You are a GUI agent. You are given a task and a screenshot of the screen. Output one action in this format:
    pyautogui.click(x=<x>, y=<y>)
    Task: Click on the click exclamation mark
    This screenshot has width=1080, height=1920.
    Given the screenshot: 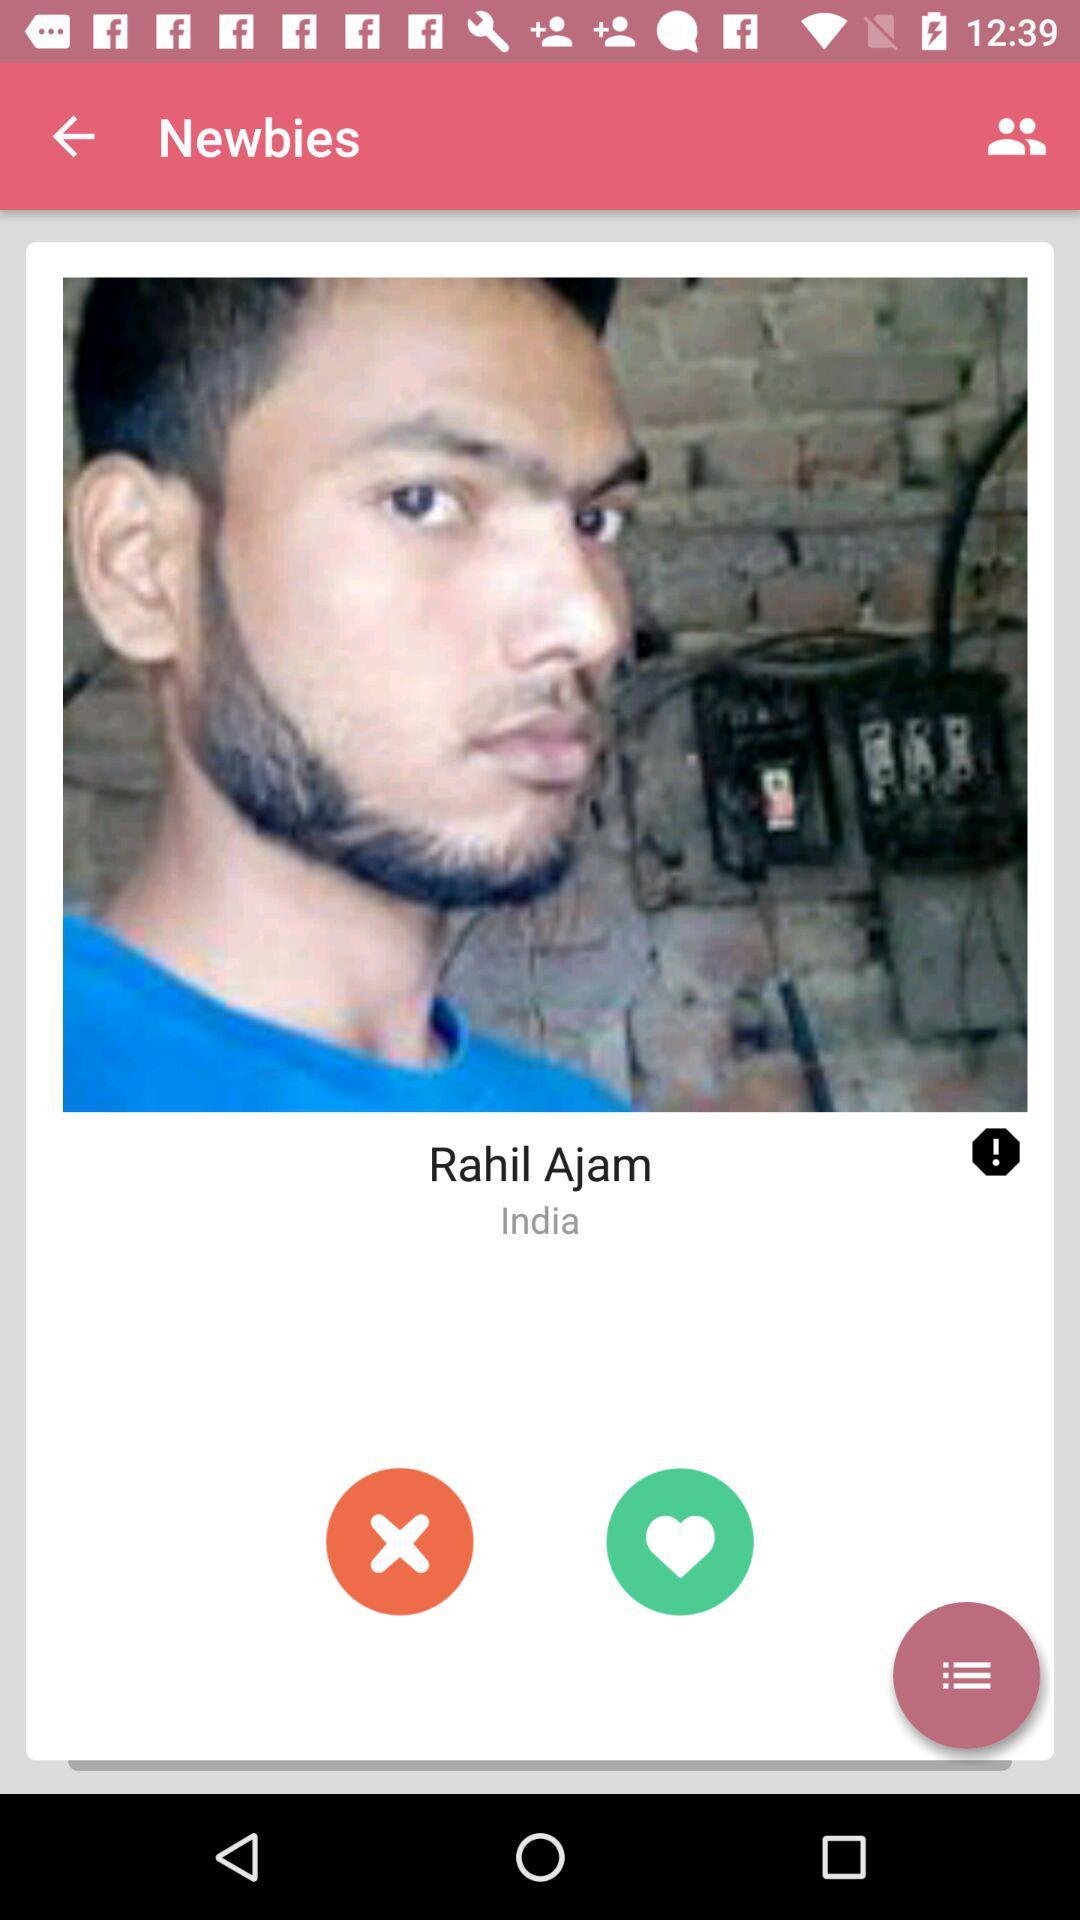 What is the action you would take?
    pyautogui.click(x=995, y=1152)
    